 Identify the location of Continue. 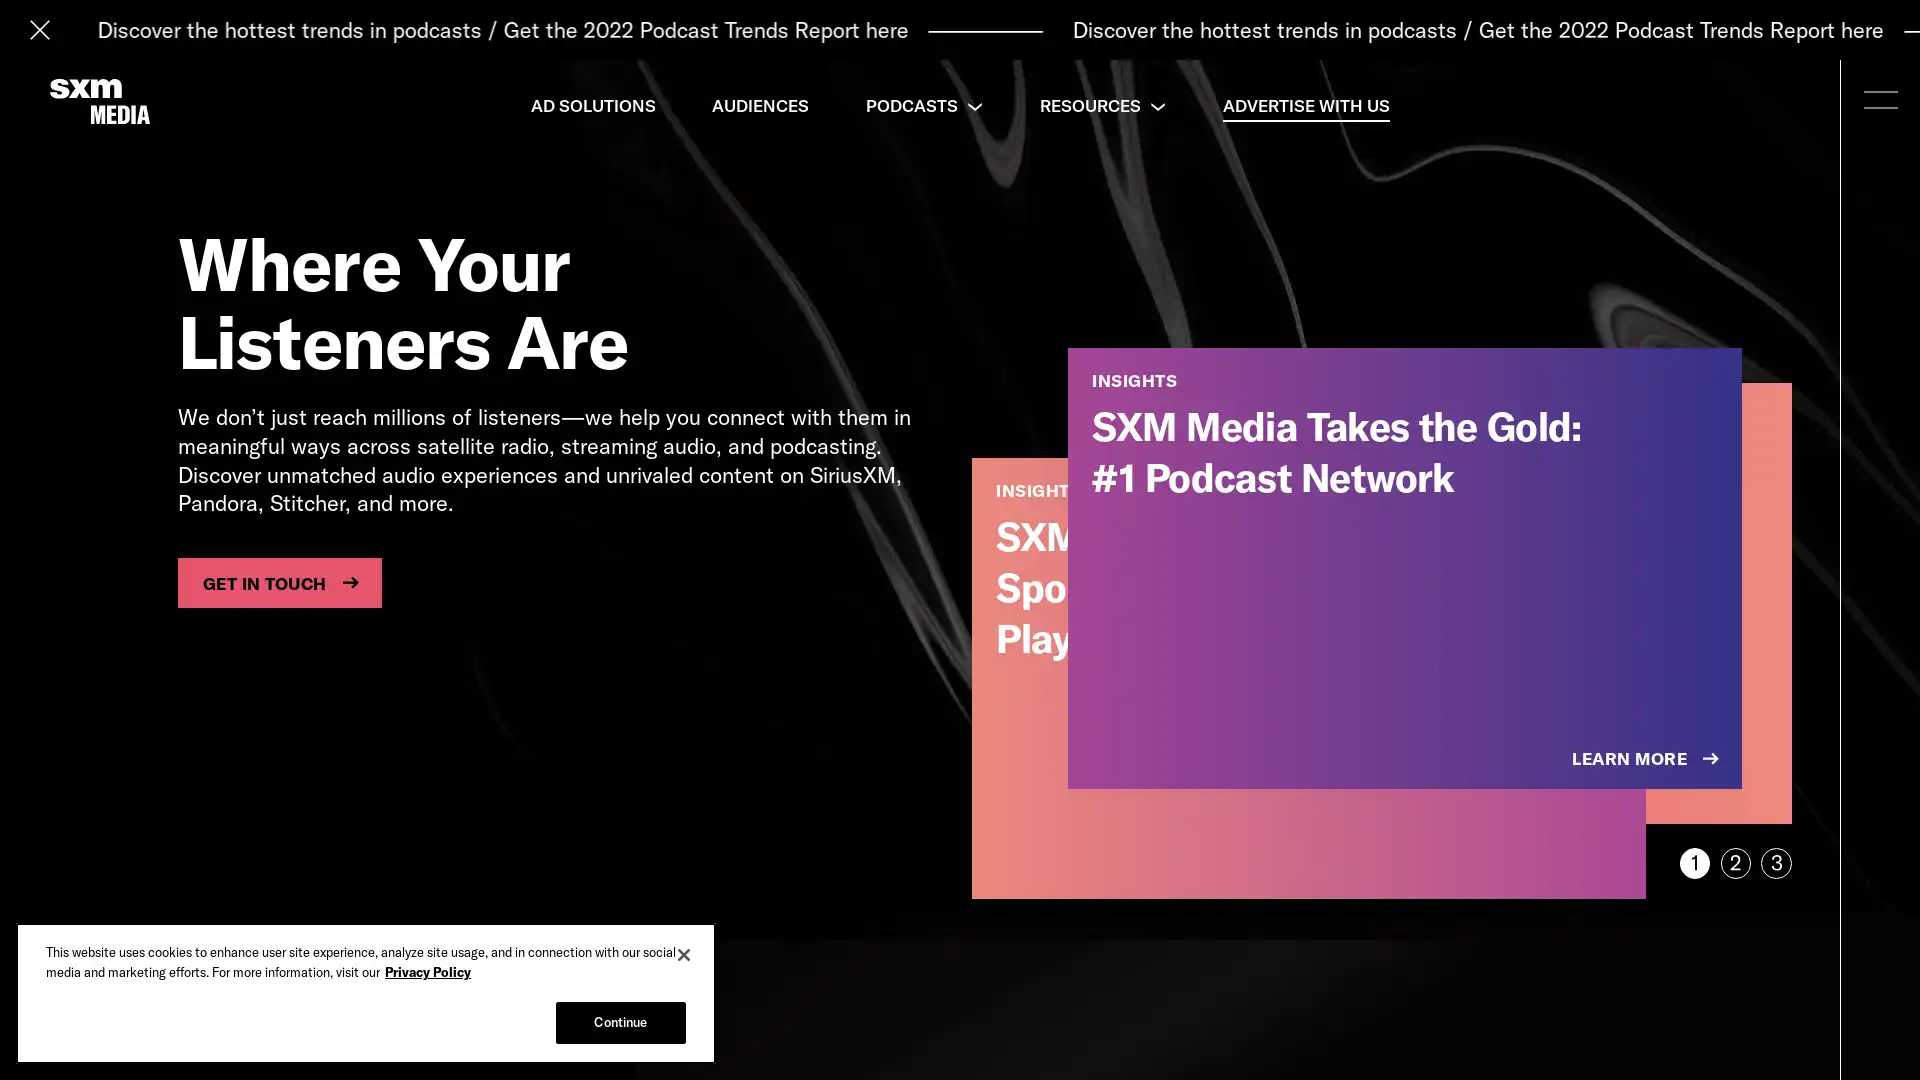
(619, 1022).